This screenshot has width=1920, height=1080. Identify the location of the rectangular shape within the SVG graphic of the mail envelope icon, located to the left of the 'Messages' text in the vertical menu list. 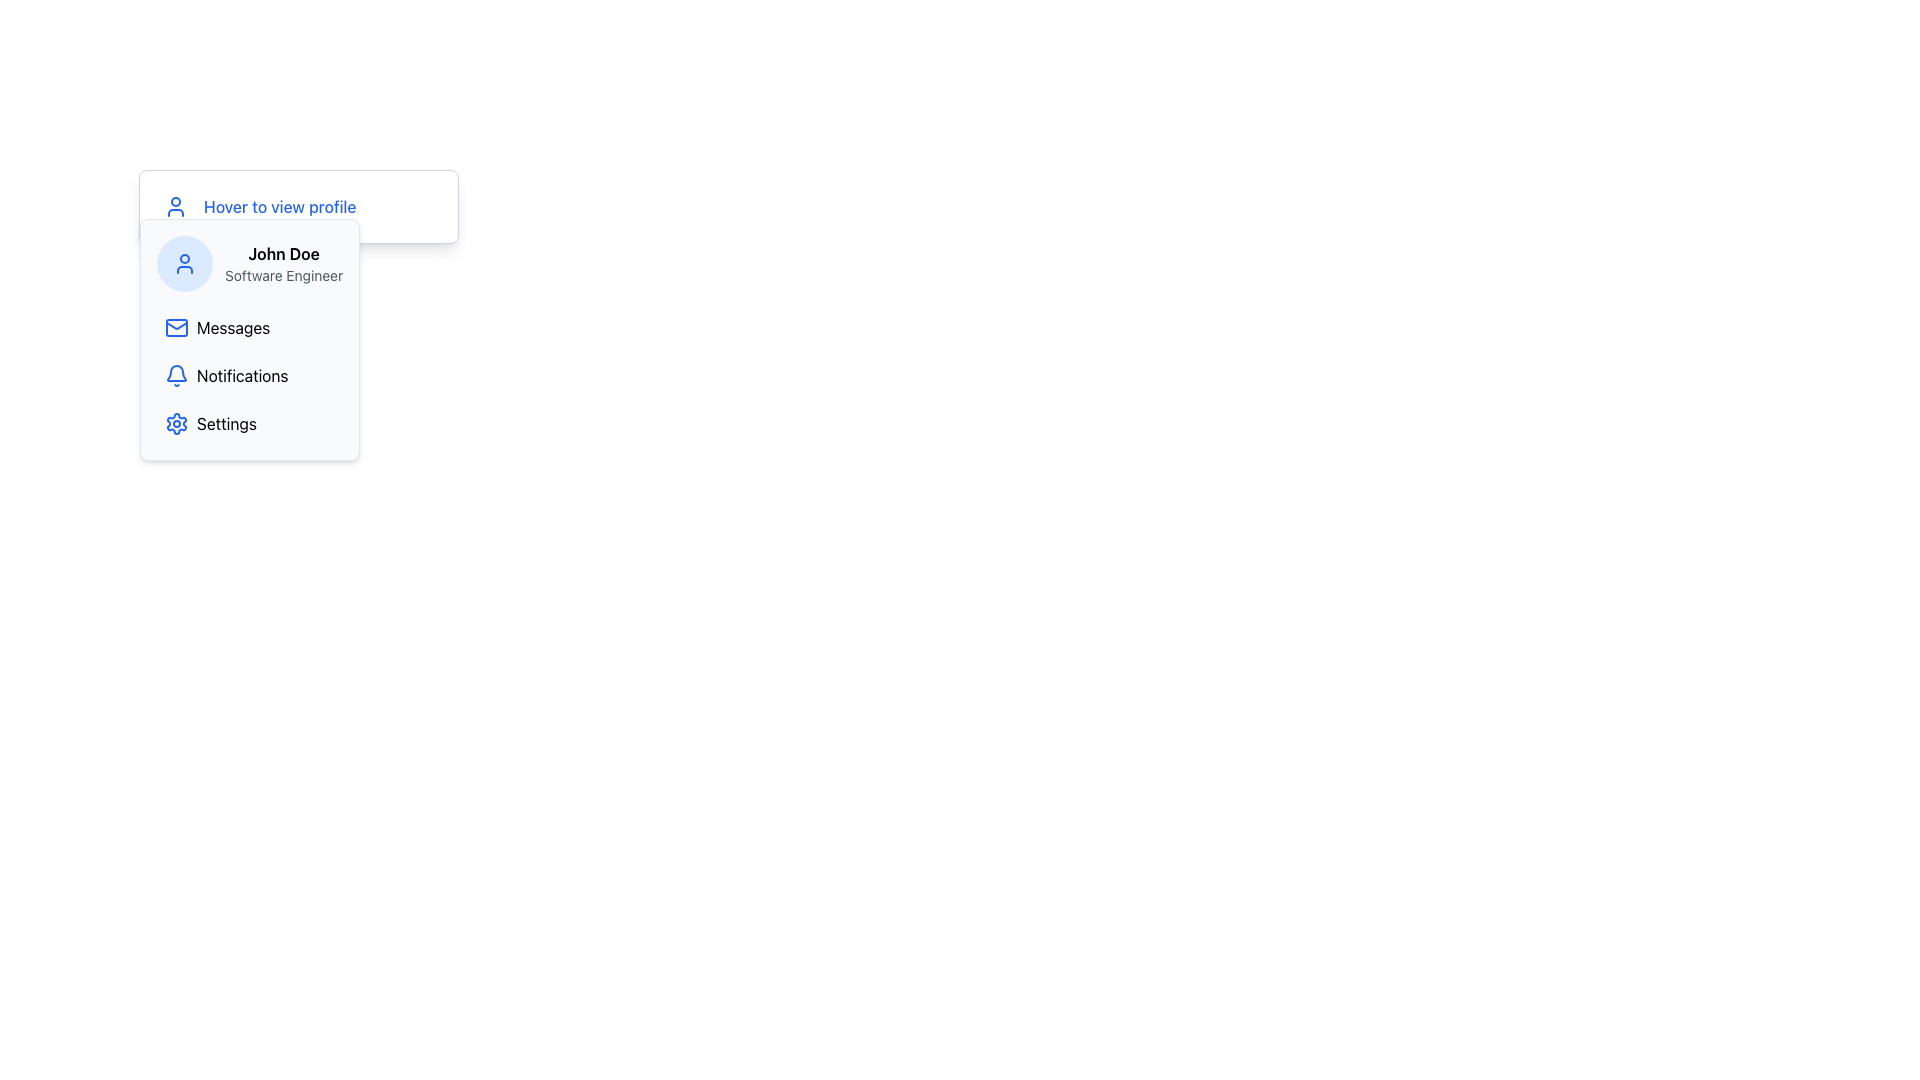
(177, 326).